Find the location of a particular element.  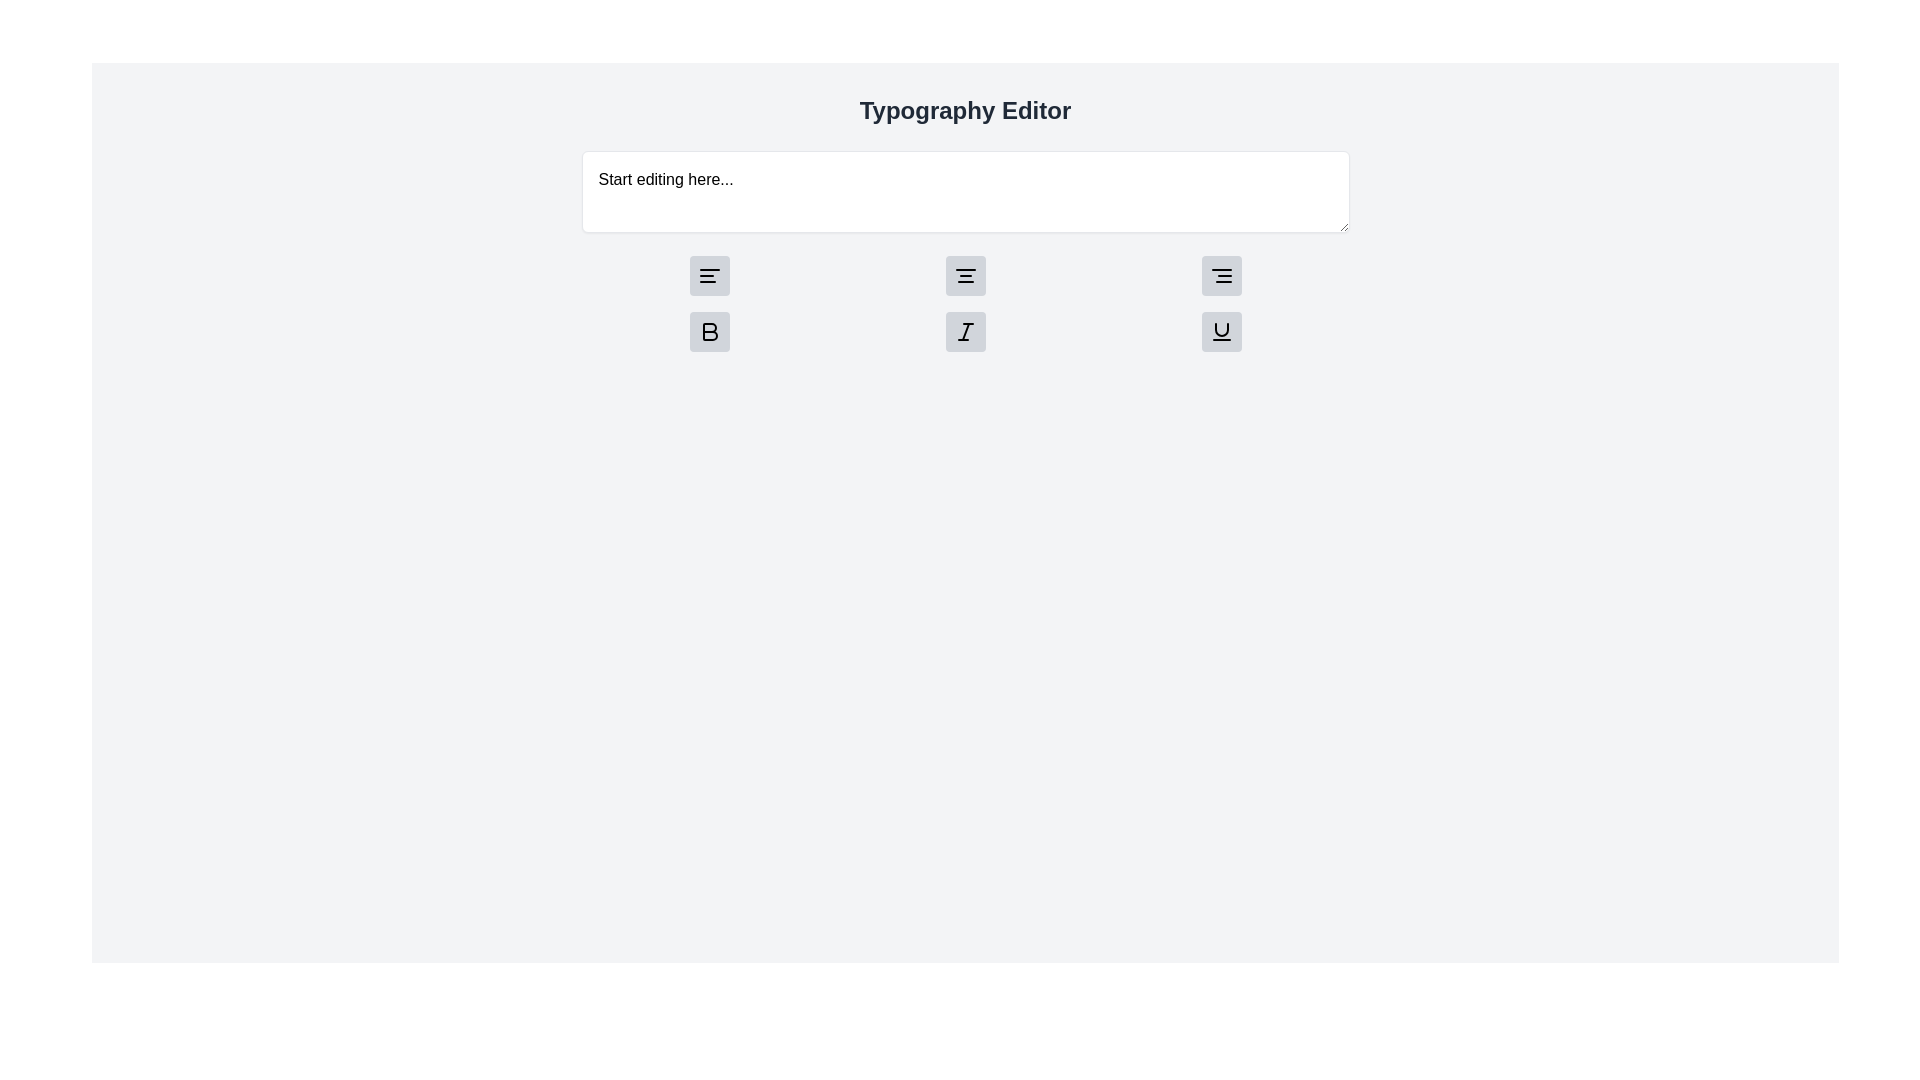

the second alignment button with an icon for centered text alignment, located beneath the 'Start editing here...' text area is located at coordinates (965, 250).